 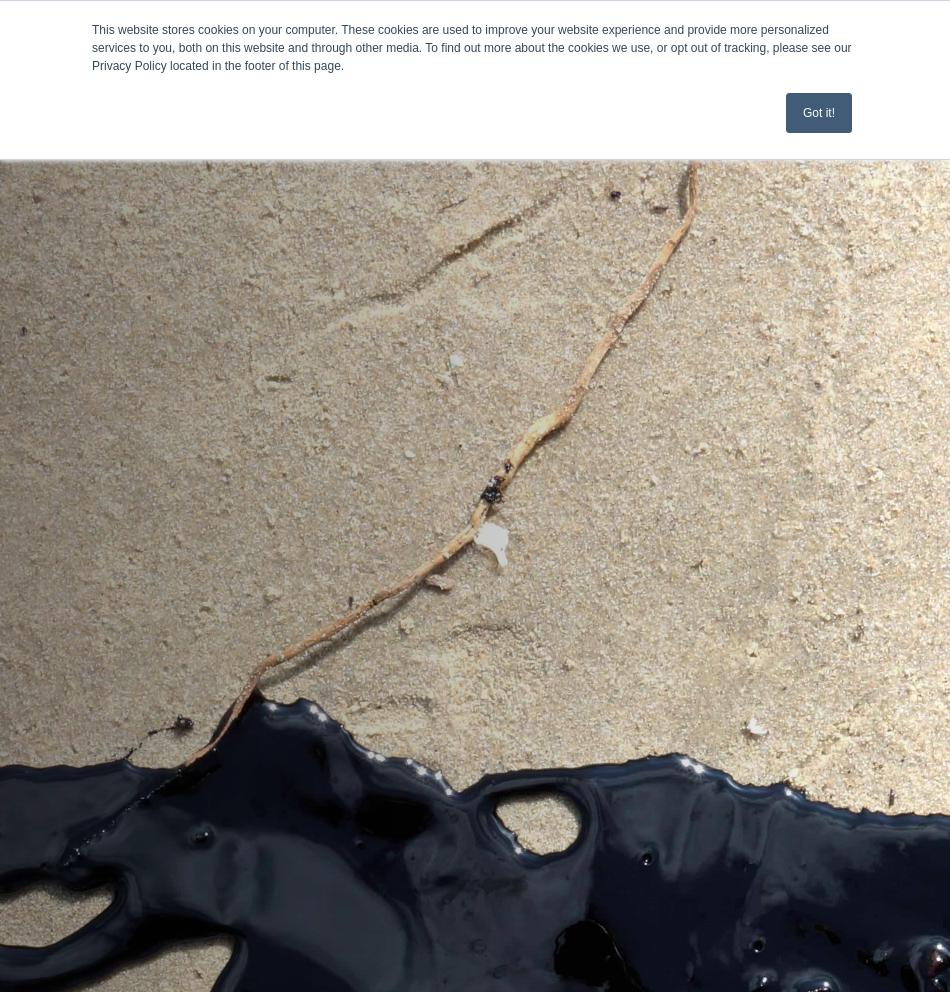 I want to click on 'Student Clubs', so click(x=69, y=216).